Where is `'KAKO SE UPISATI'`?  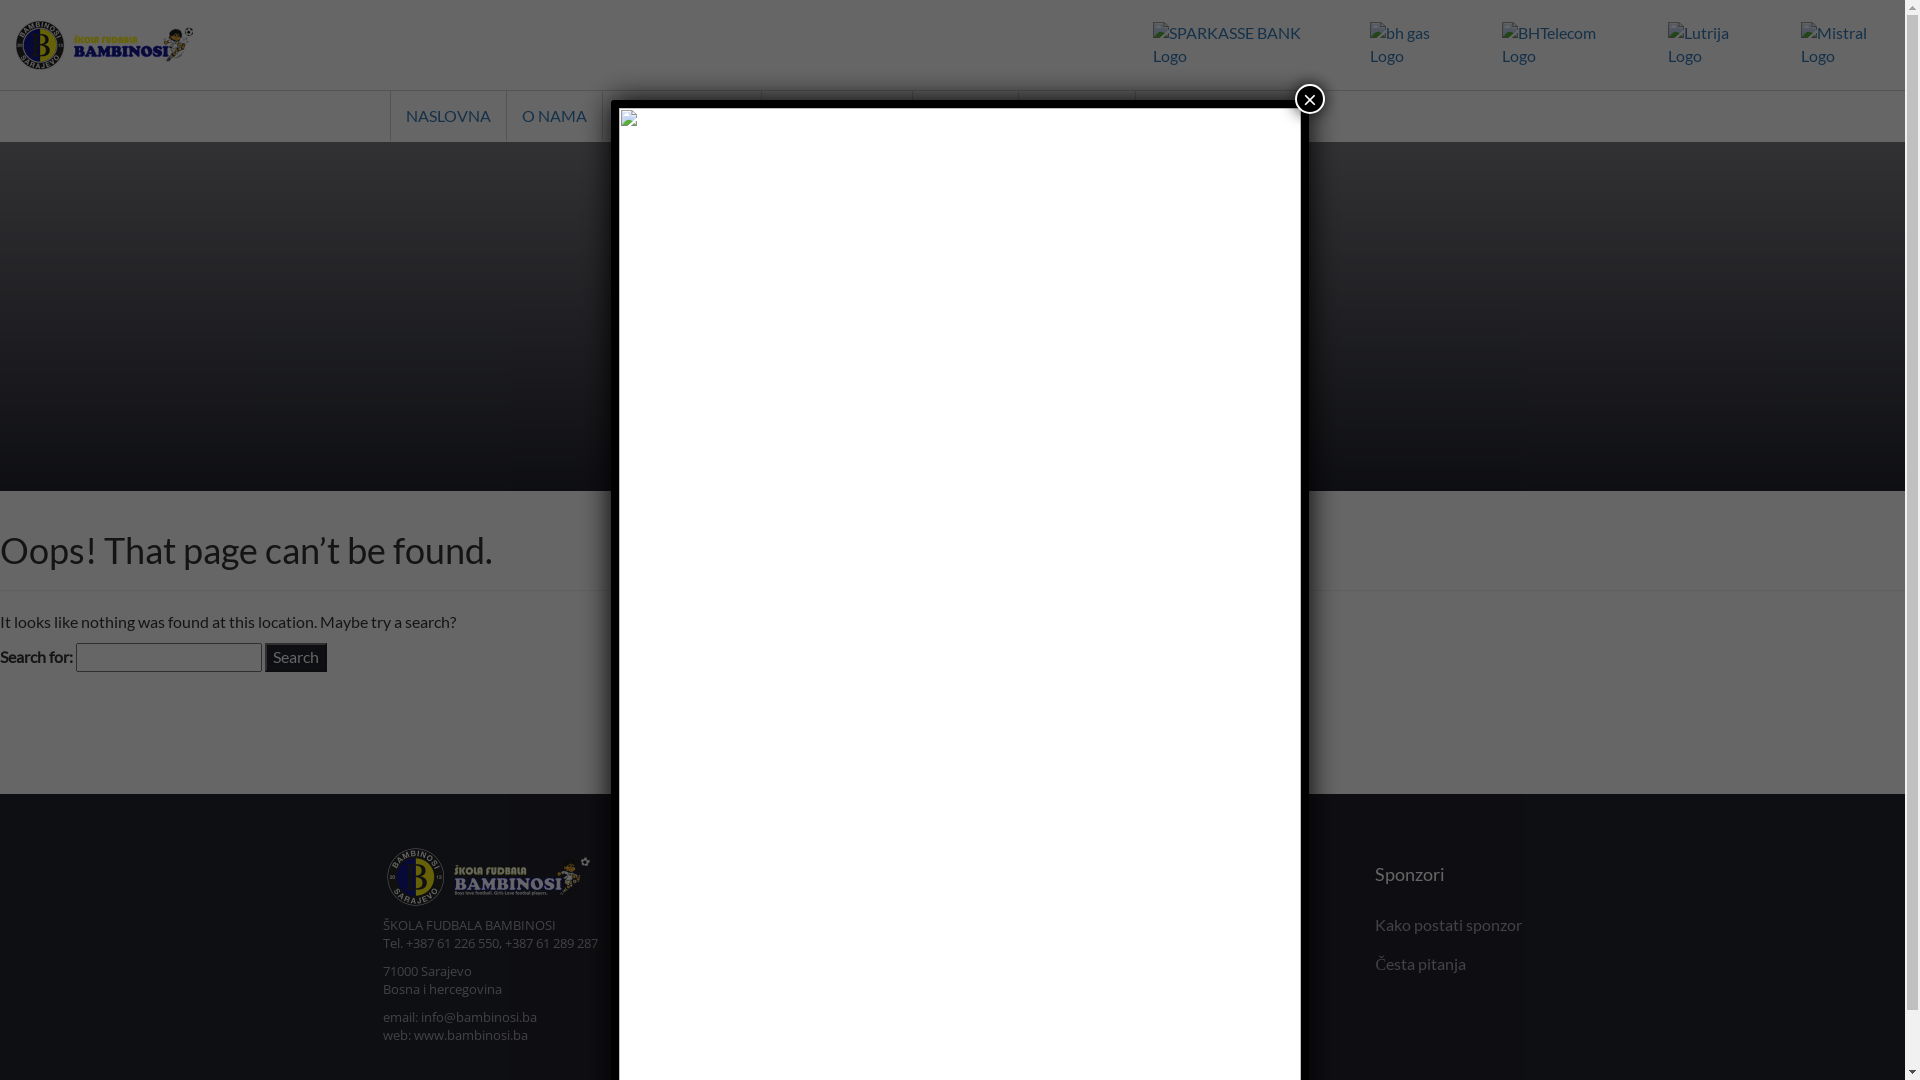 'KAKO SE UPISATI' is located at coordinates (602, 115).